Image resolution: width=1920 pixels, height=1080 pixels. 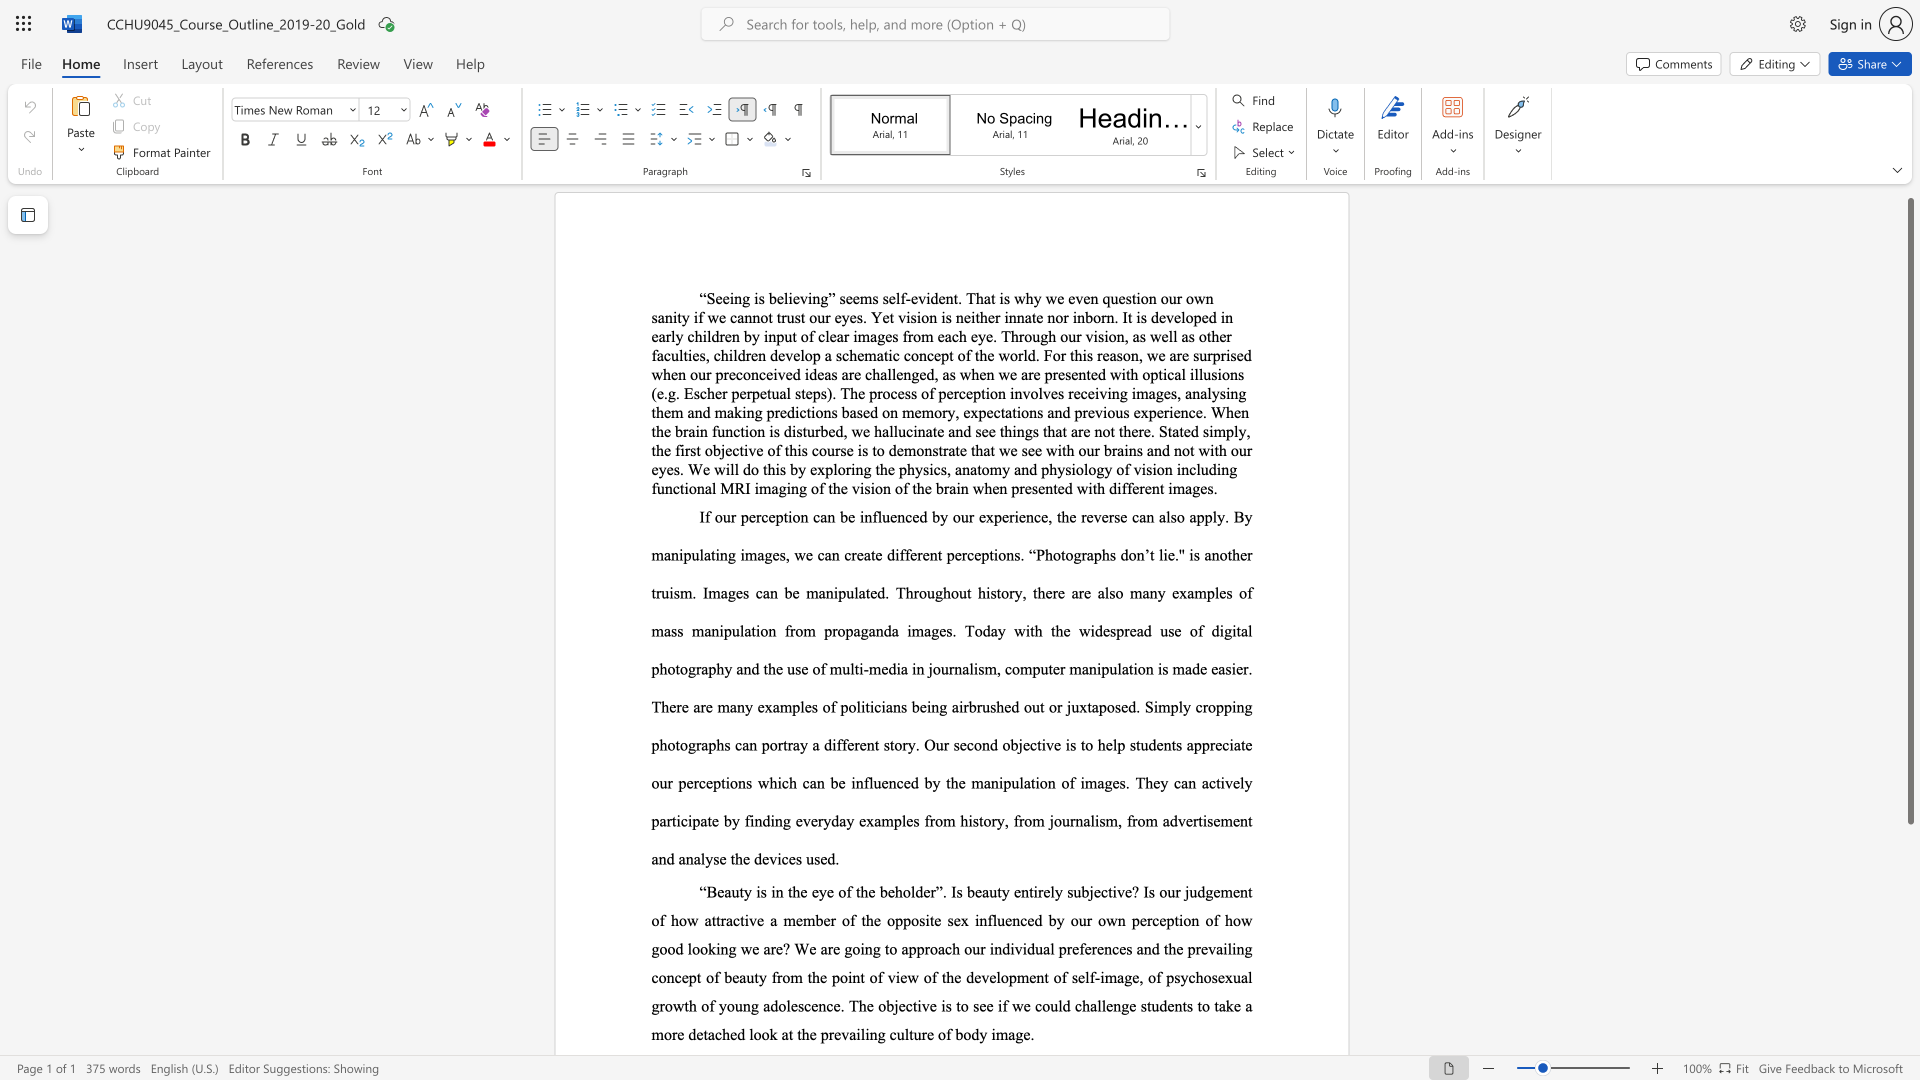 I want to click on the scrollbar and move up 10 pixels, so click(x=1909, y=510).